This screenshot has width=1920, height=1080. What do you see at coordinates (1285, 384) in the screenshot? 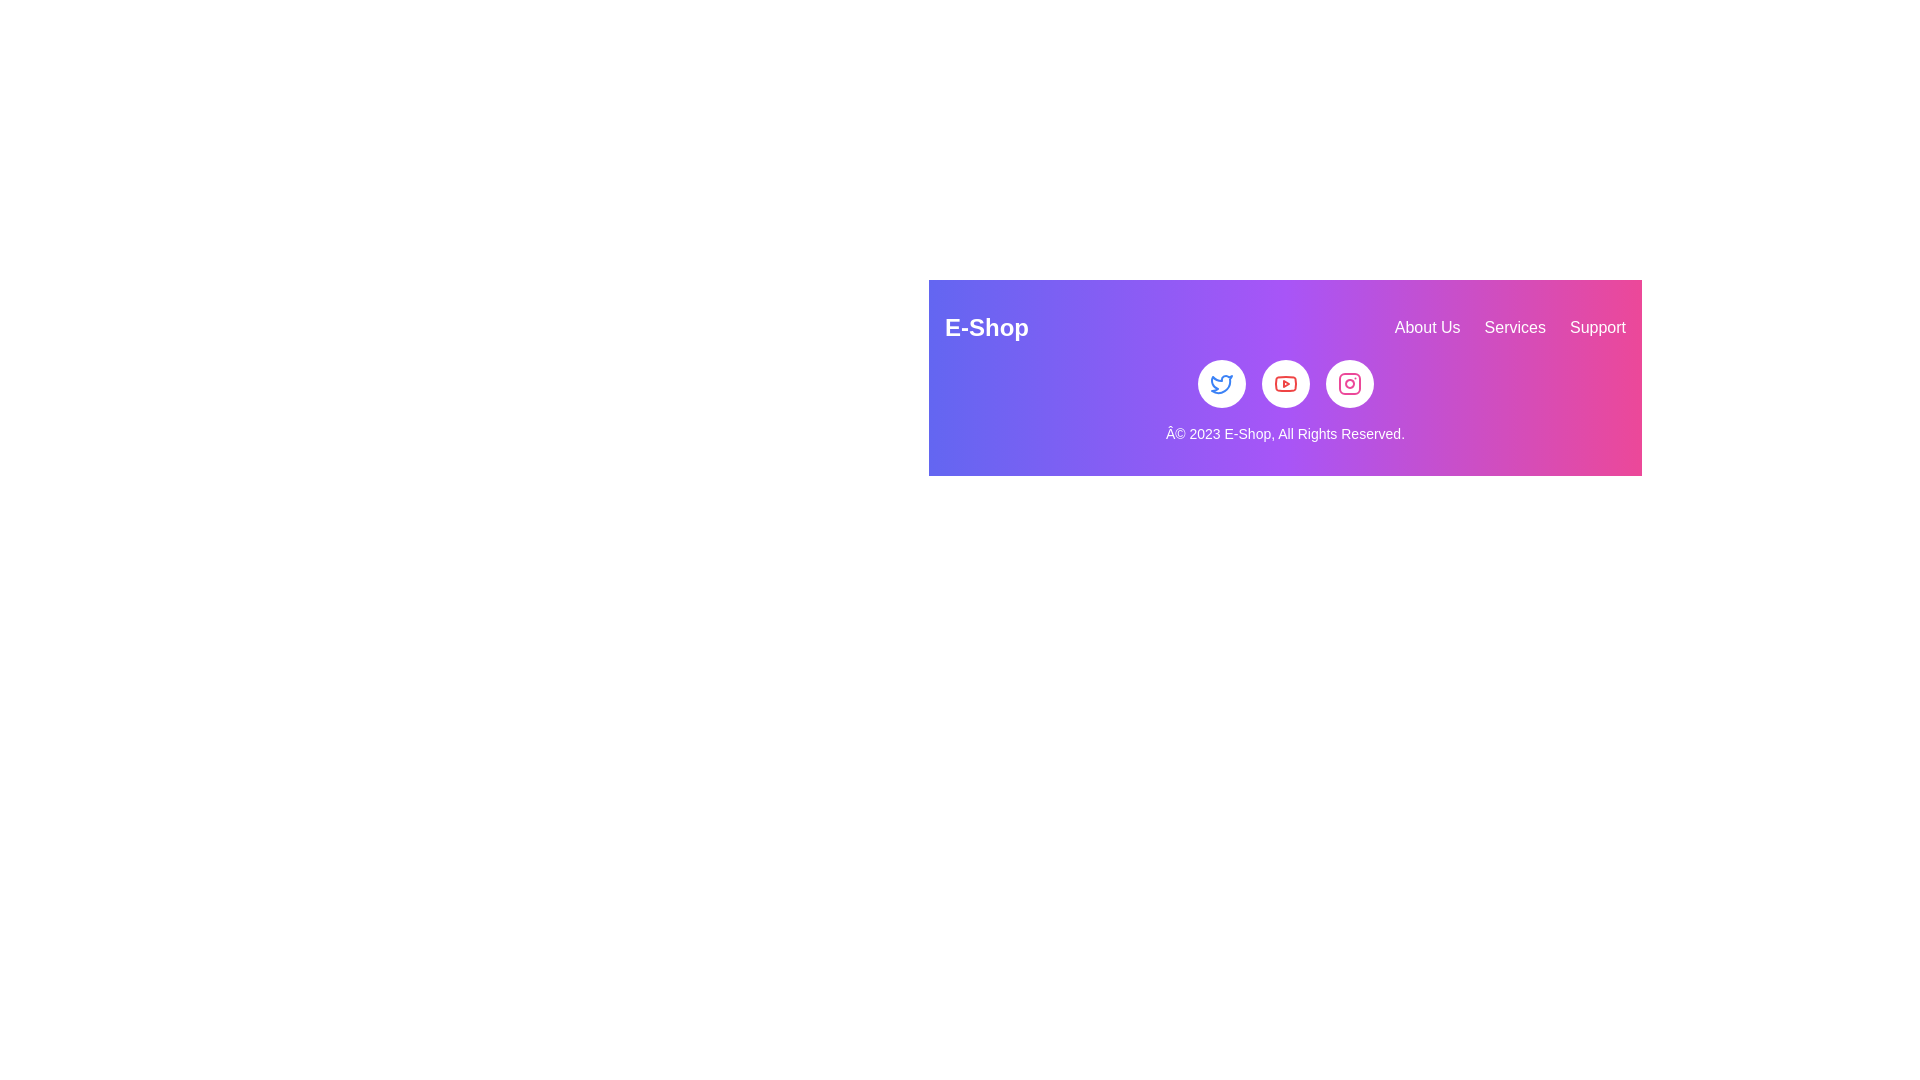
I see `one of the interactive link buttons in the footer section of the webpage` at bounding box center [1285, 384].